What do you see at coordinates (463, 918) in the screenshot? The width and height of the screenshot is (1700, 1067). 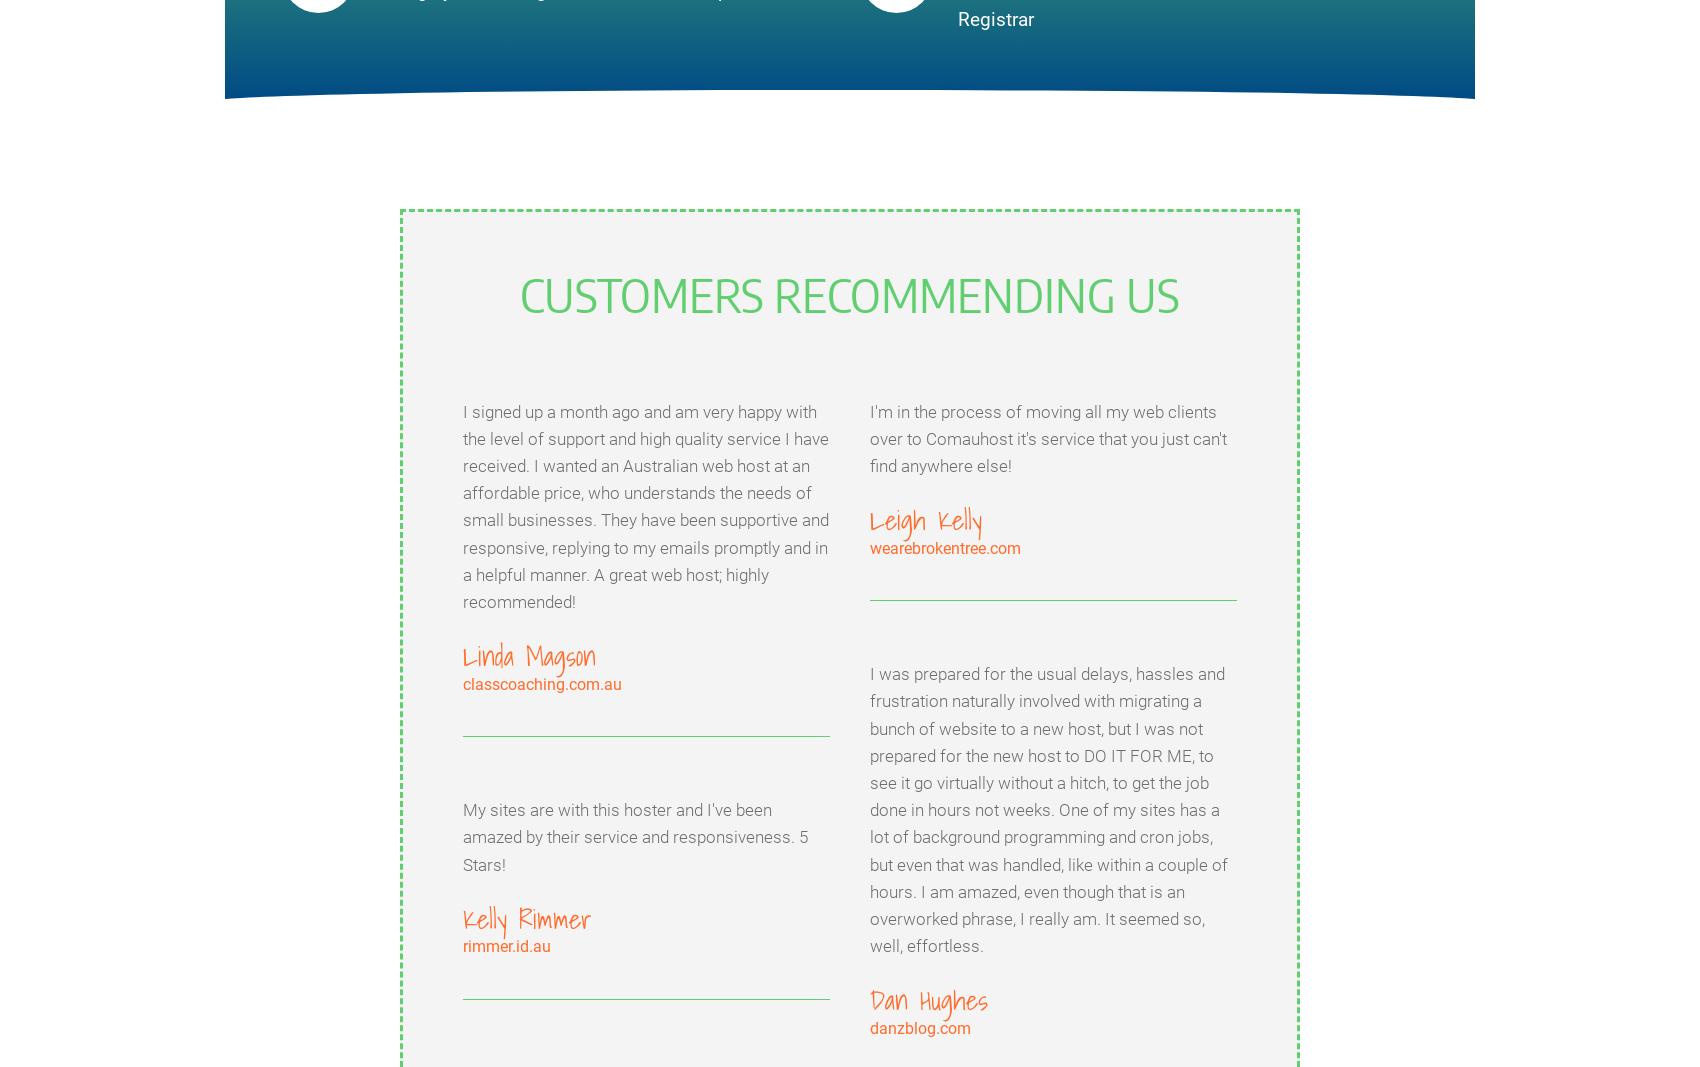 I see `'Kelly Rimmer'` at bounding box center [463, 918].